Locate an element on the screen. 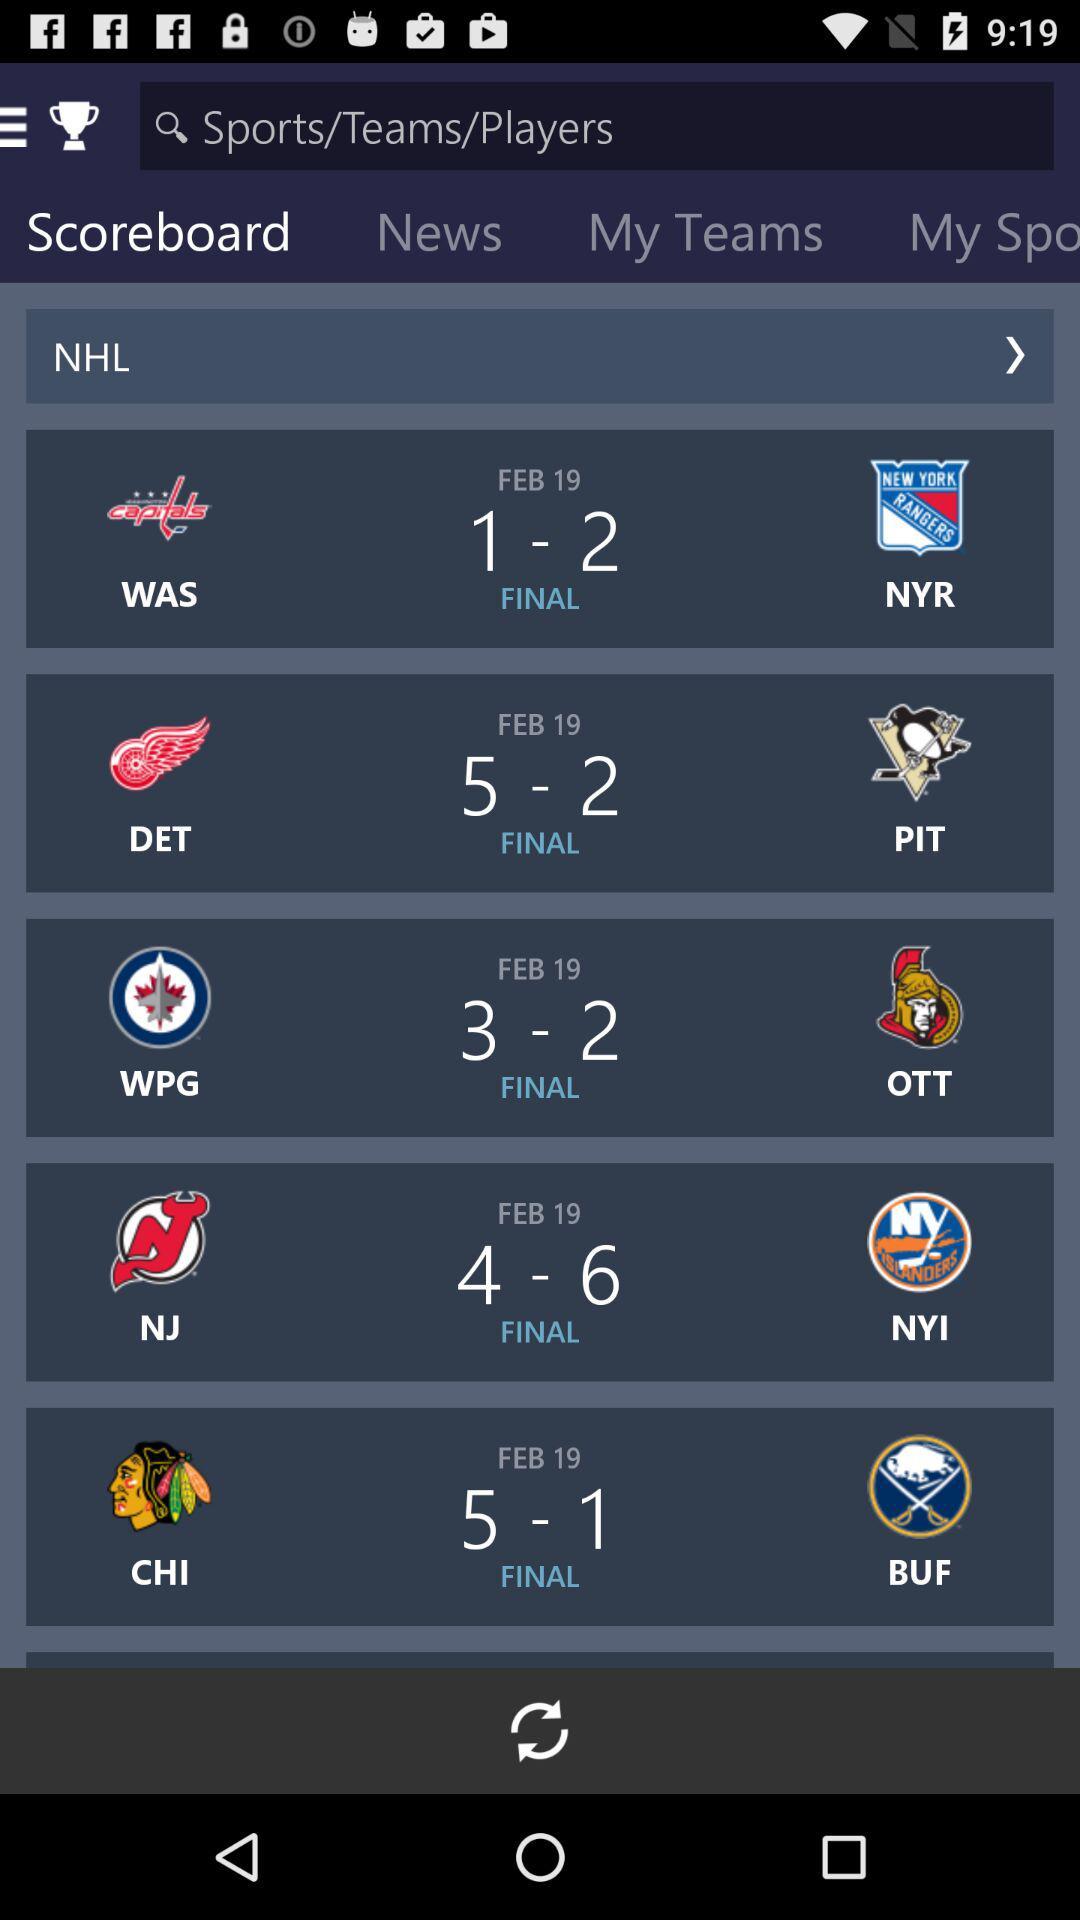 This screenshot has height=1920, width=1080. the icon to the left of the my teams item is located at coordinates (455, 235).